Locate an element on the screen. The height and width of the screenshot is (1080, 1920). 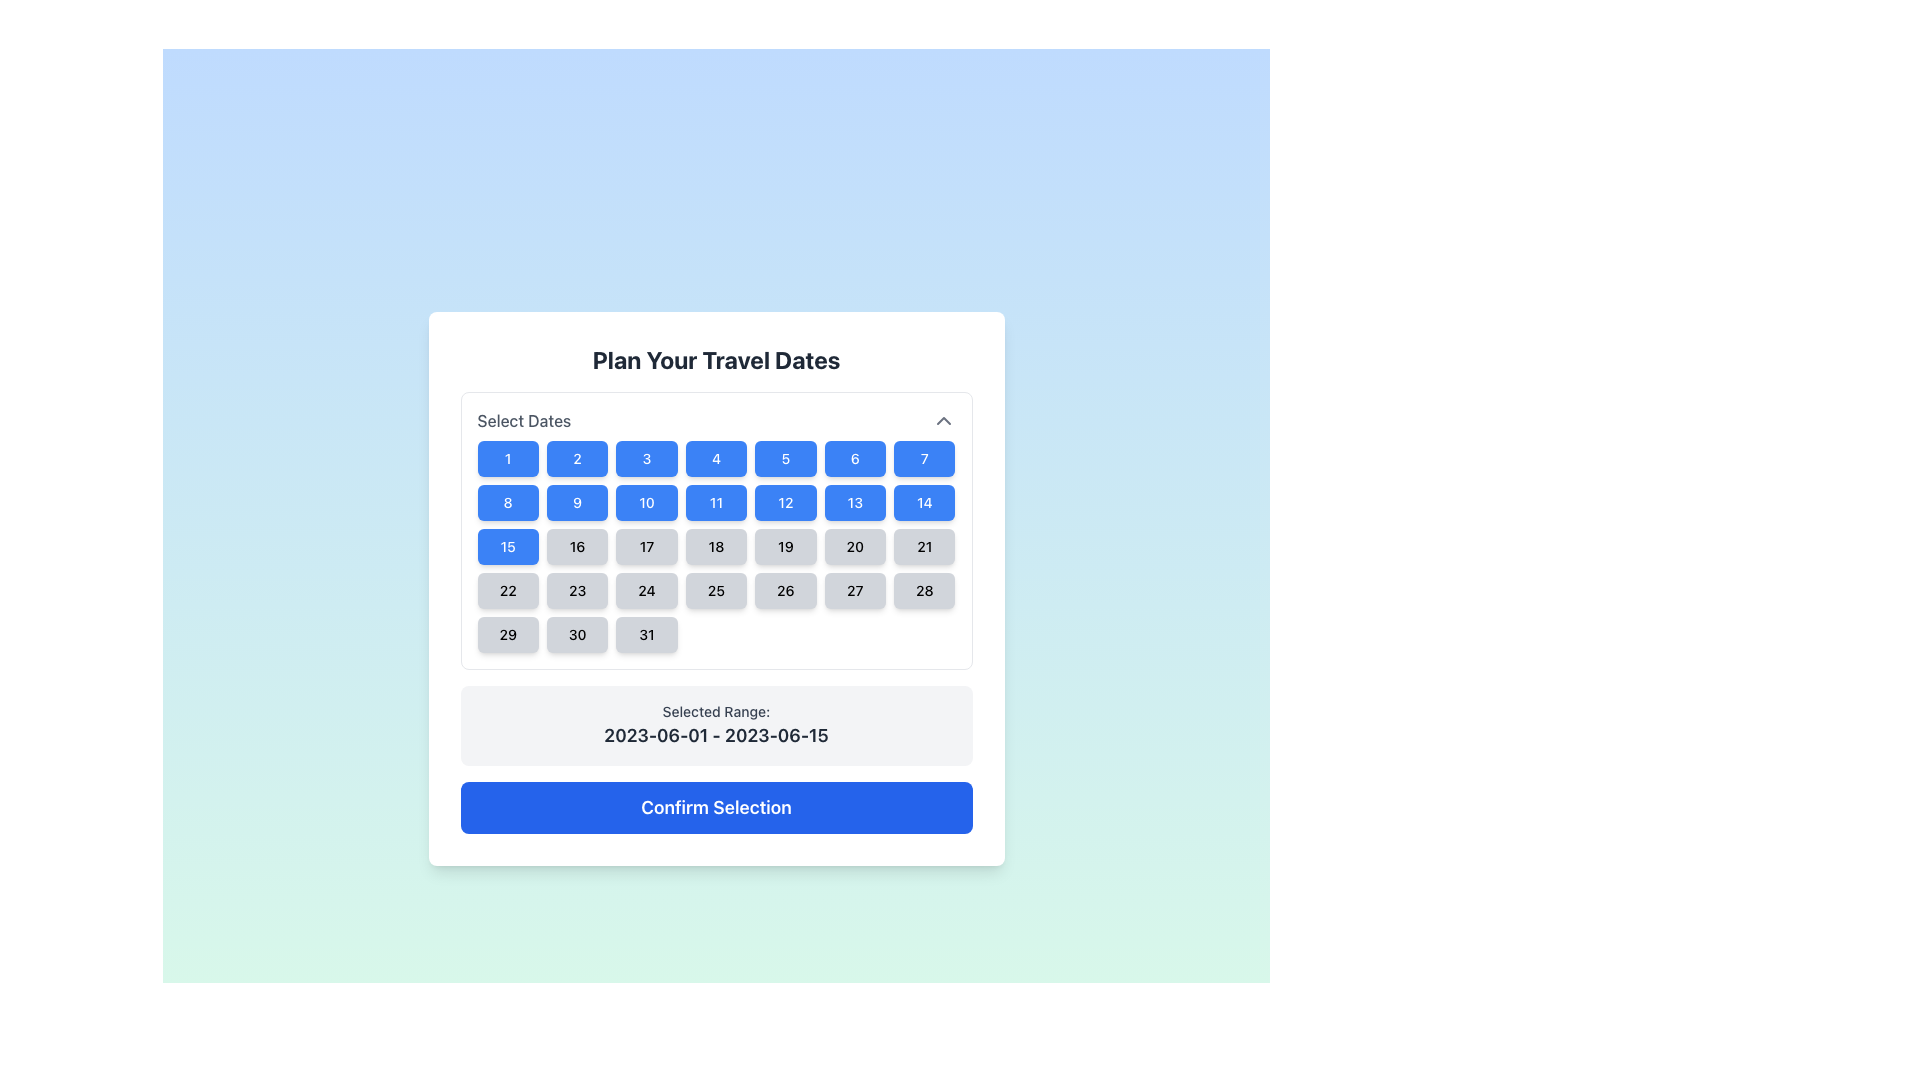
the 'Confirm Selection' button, which is a blue rectangular button with rounded corners and white text is located at coordinates (716, 806).